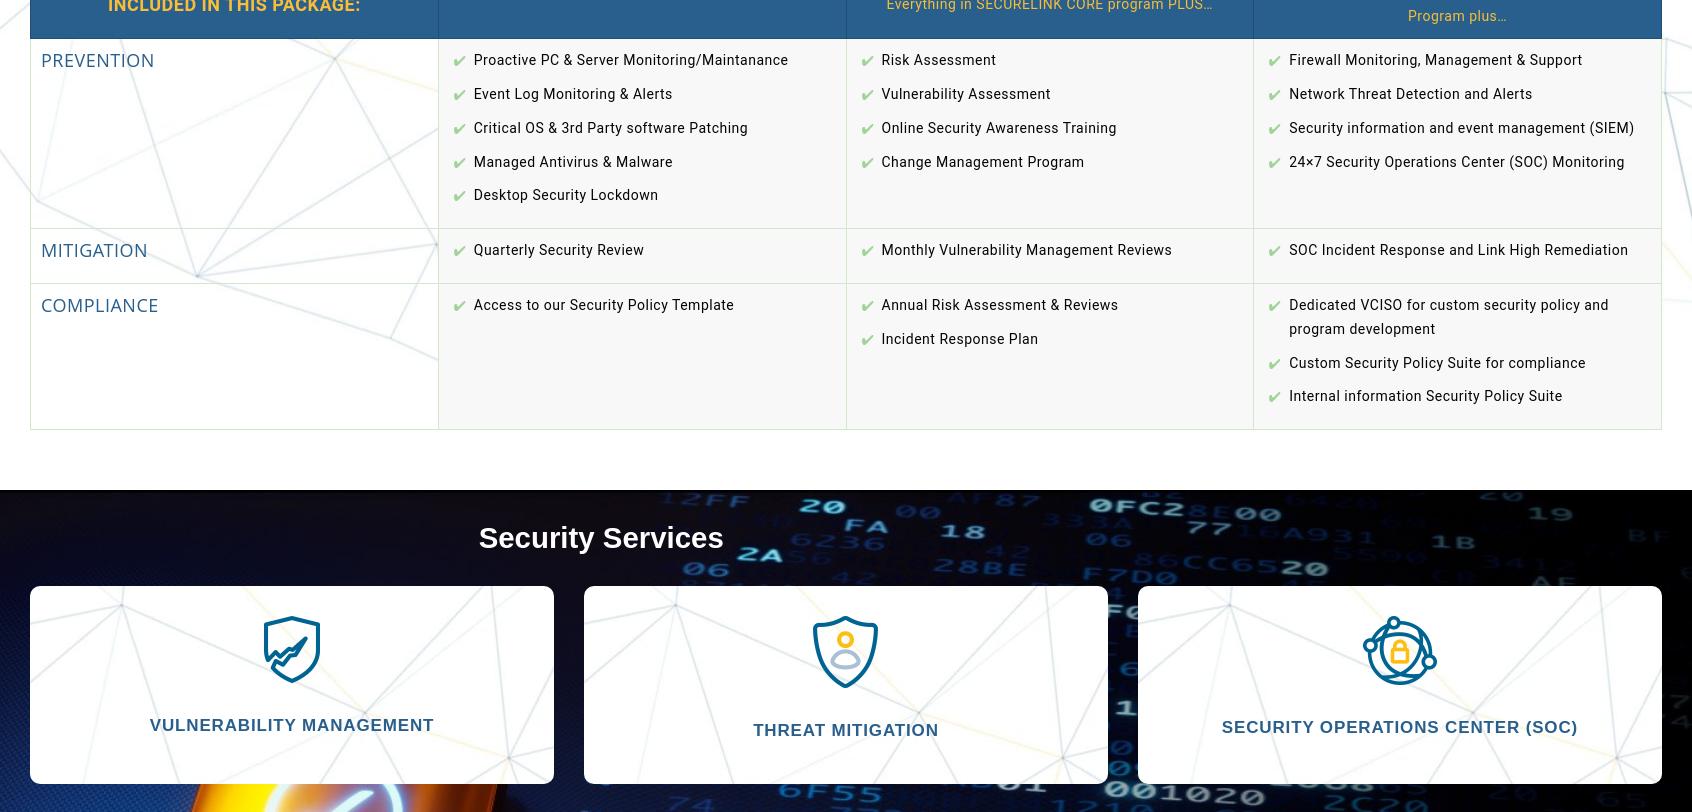 This screenshot has height=812, width=1692. Describe the element at coordinates (1316, 70) in the screenshot. I see `'Contact Link High Technologies Inc.'` at that location.